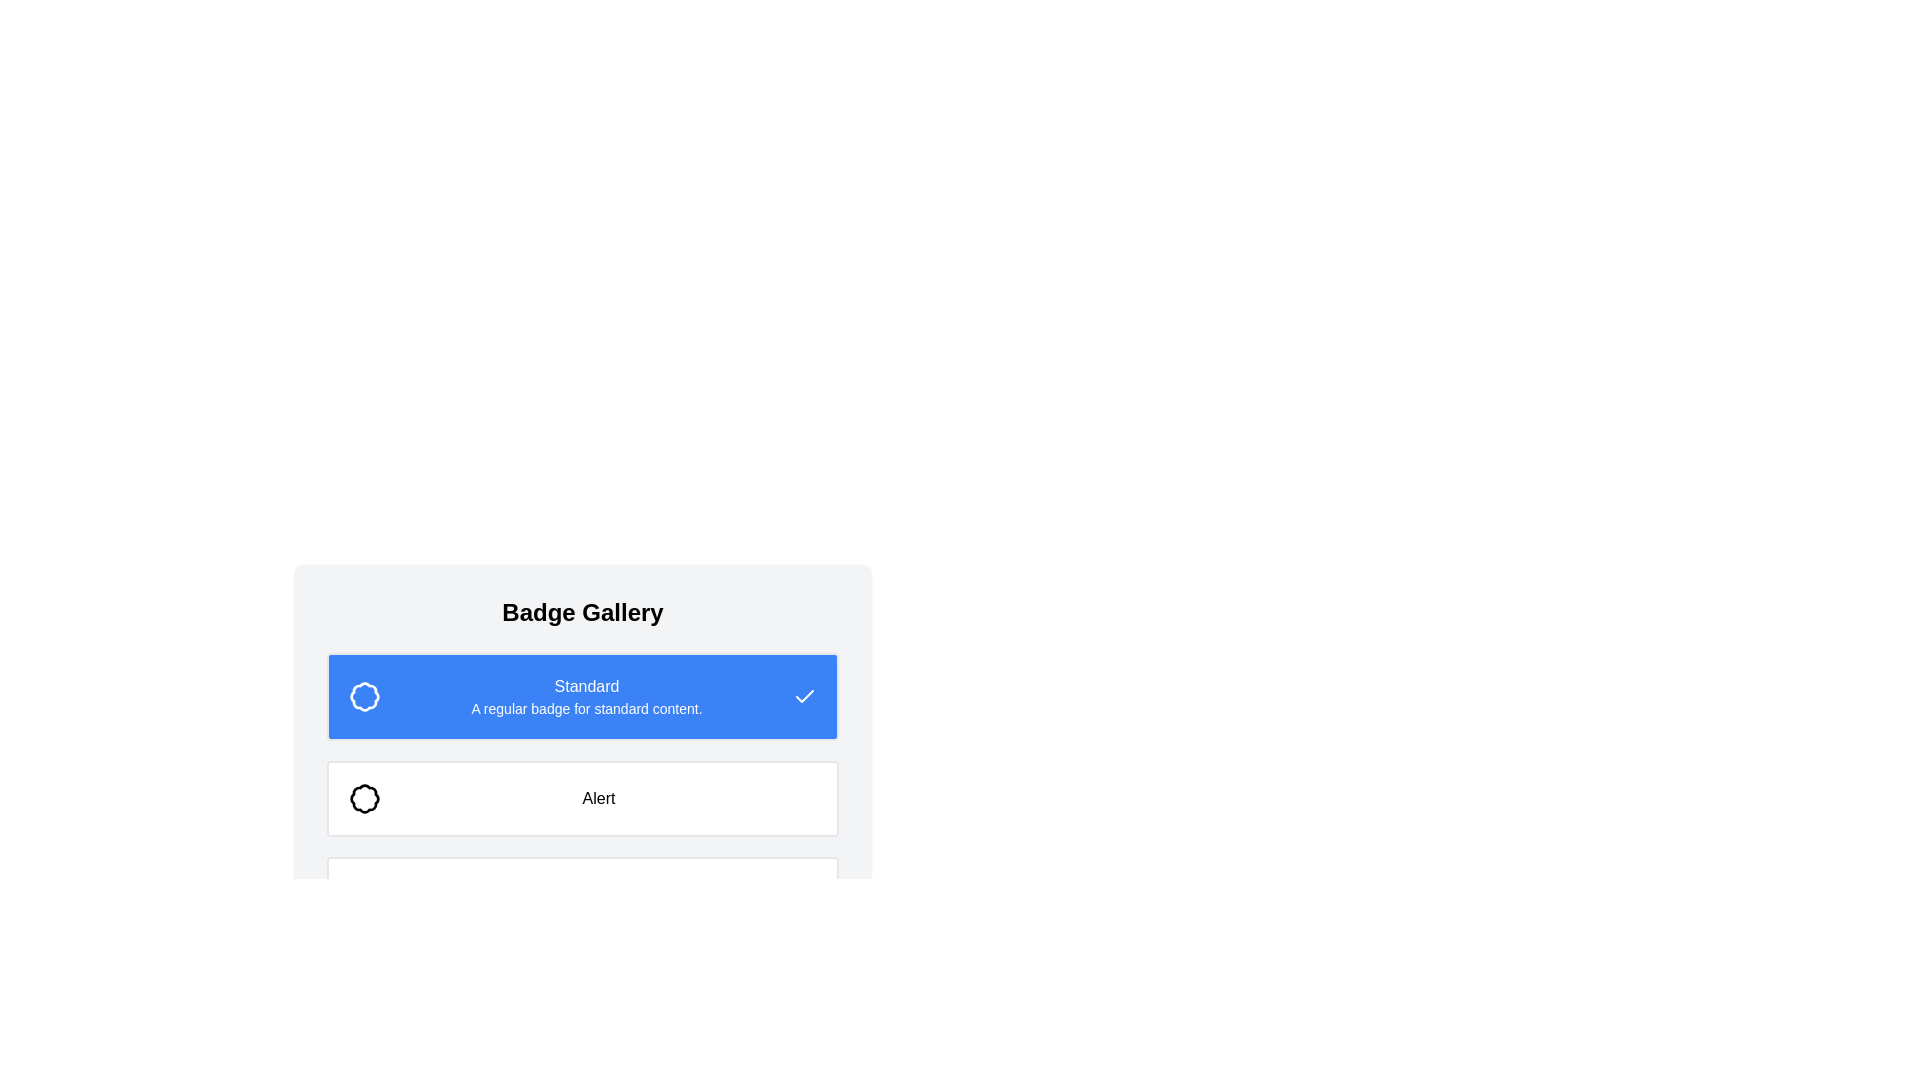 Image resolution: width=1920 pixels, height=1080 pixels. I want to click on the decorative tick-shaped icon located in the top-right section of the blue 'Standard' card, which indicates a confirmed or completed status, so click(805, 695).